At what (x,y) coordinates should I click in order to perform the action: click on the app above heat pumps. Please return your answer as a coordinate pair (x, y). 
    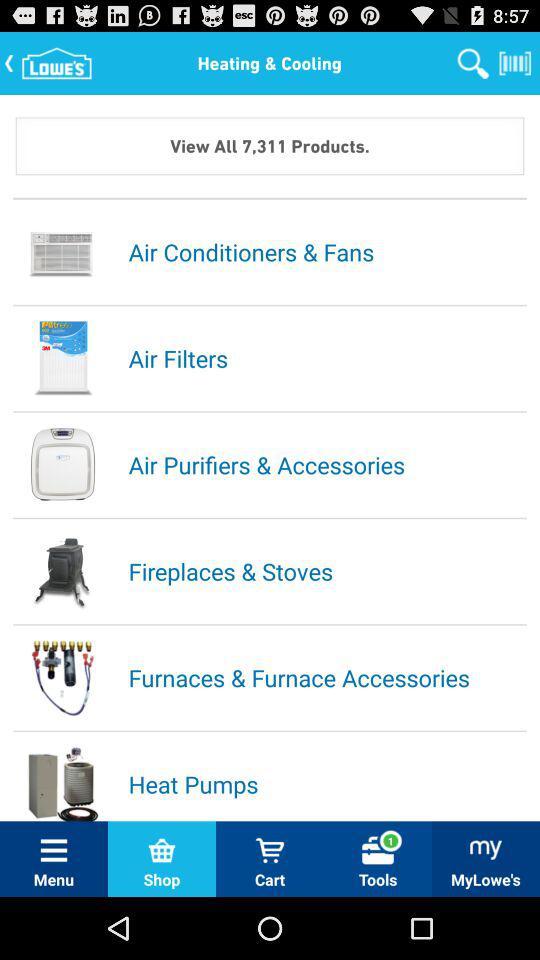
    Looking at the image, I should click on (326, 677).